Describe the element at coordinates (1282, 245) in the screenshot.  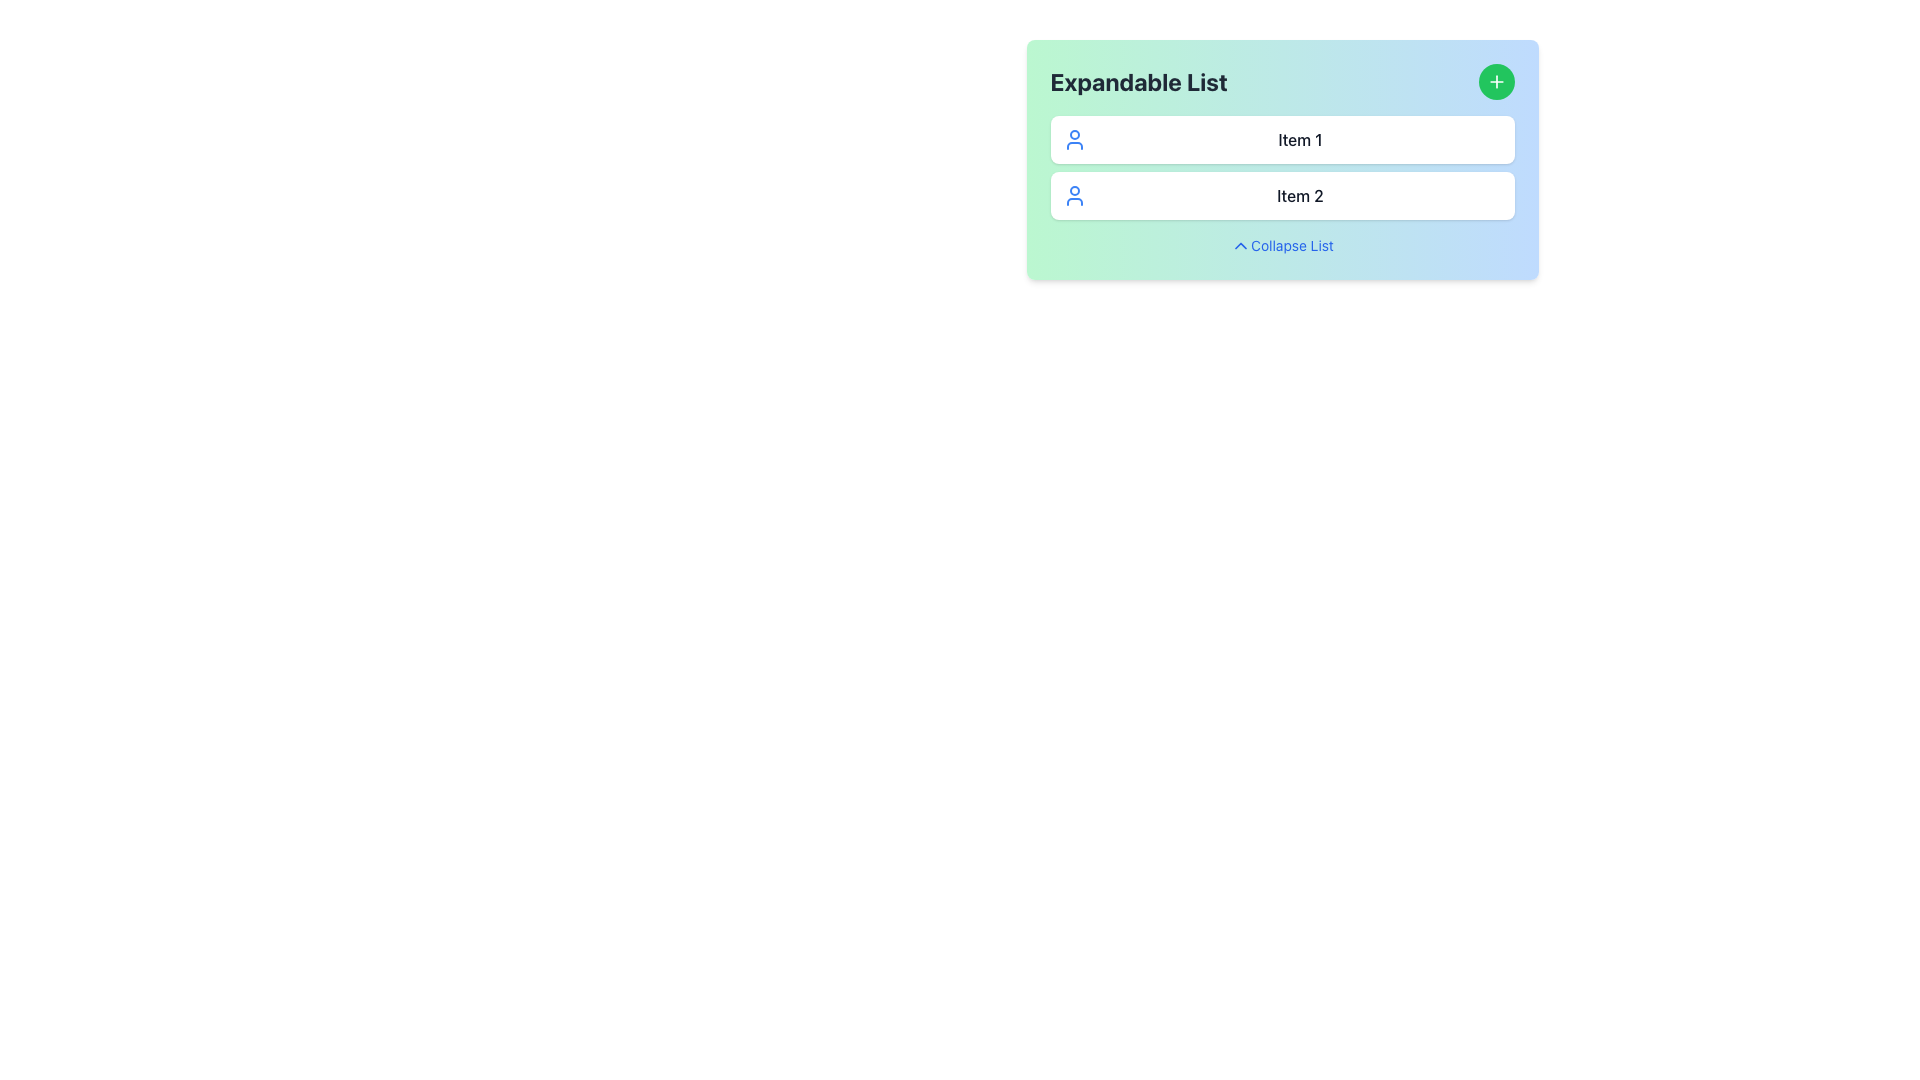
I see `the clickable text link labeled 'Collapse List' with an upward arrow icon` at that location.